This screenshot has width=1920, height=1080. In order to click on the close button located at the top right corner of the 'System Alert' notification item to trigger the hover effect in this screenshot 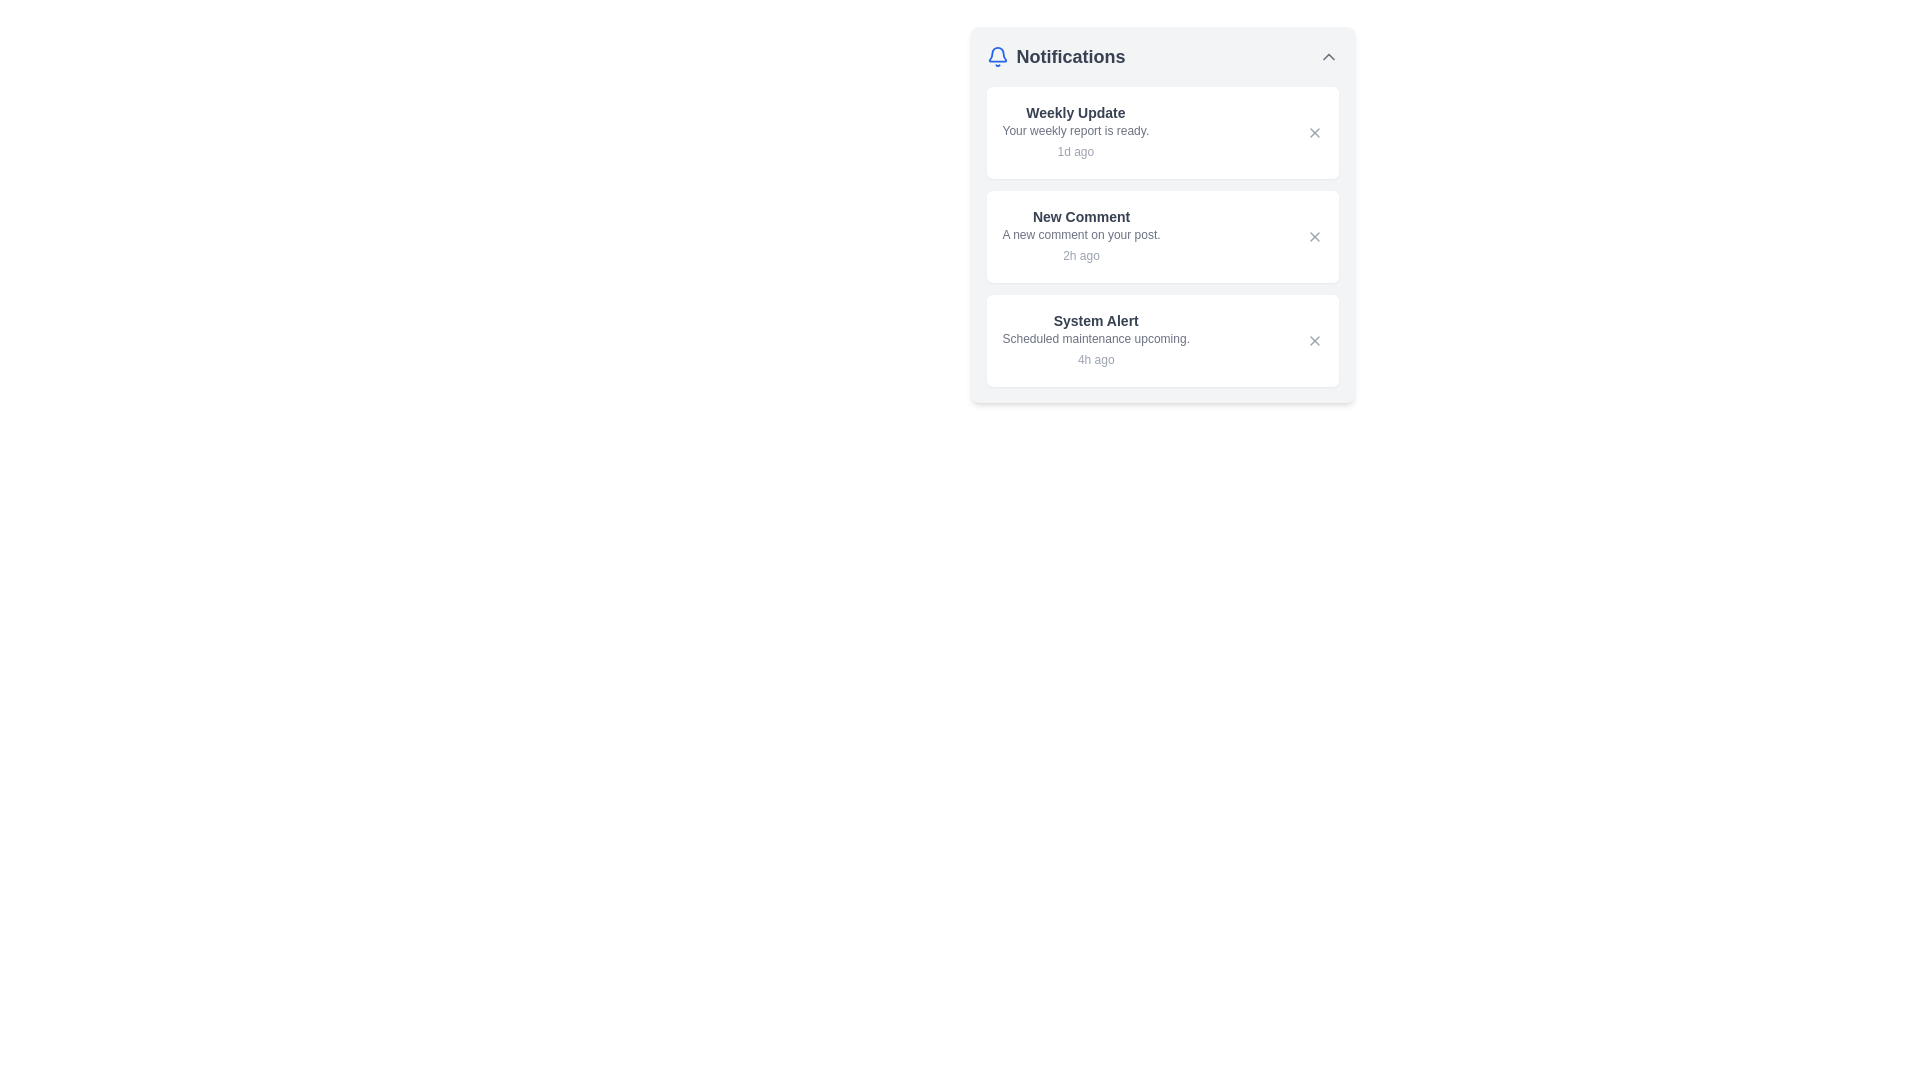, I will do `click(1314, 339)`.